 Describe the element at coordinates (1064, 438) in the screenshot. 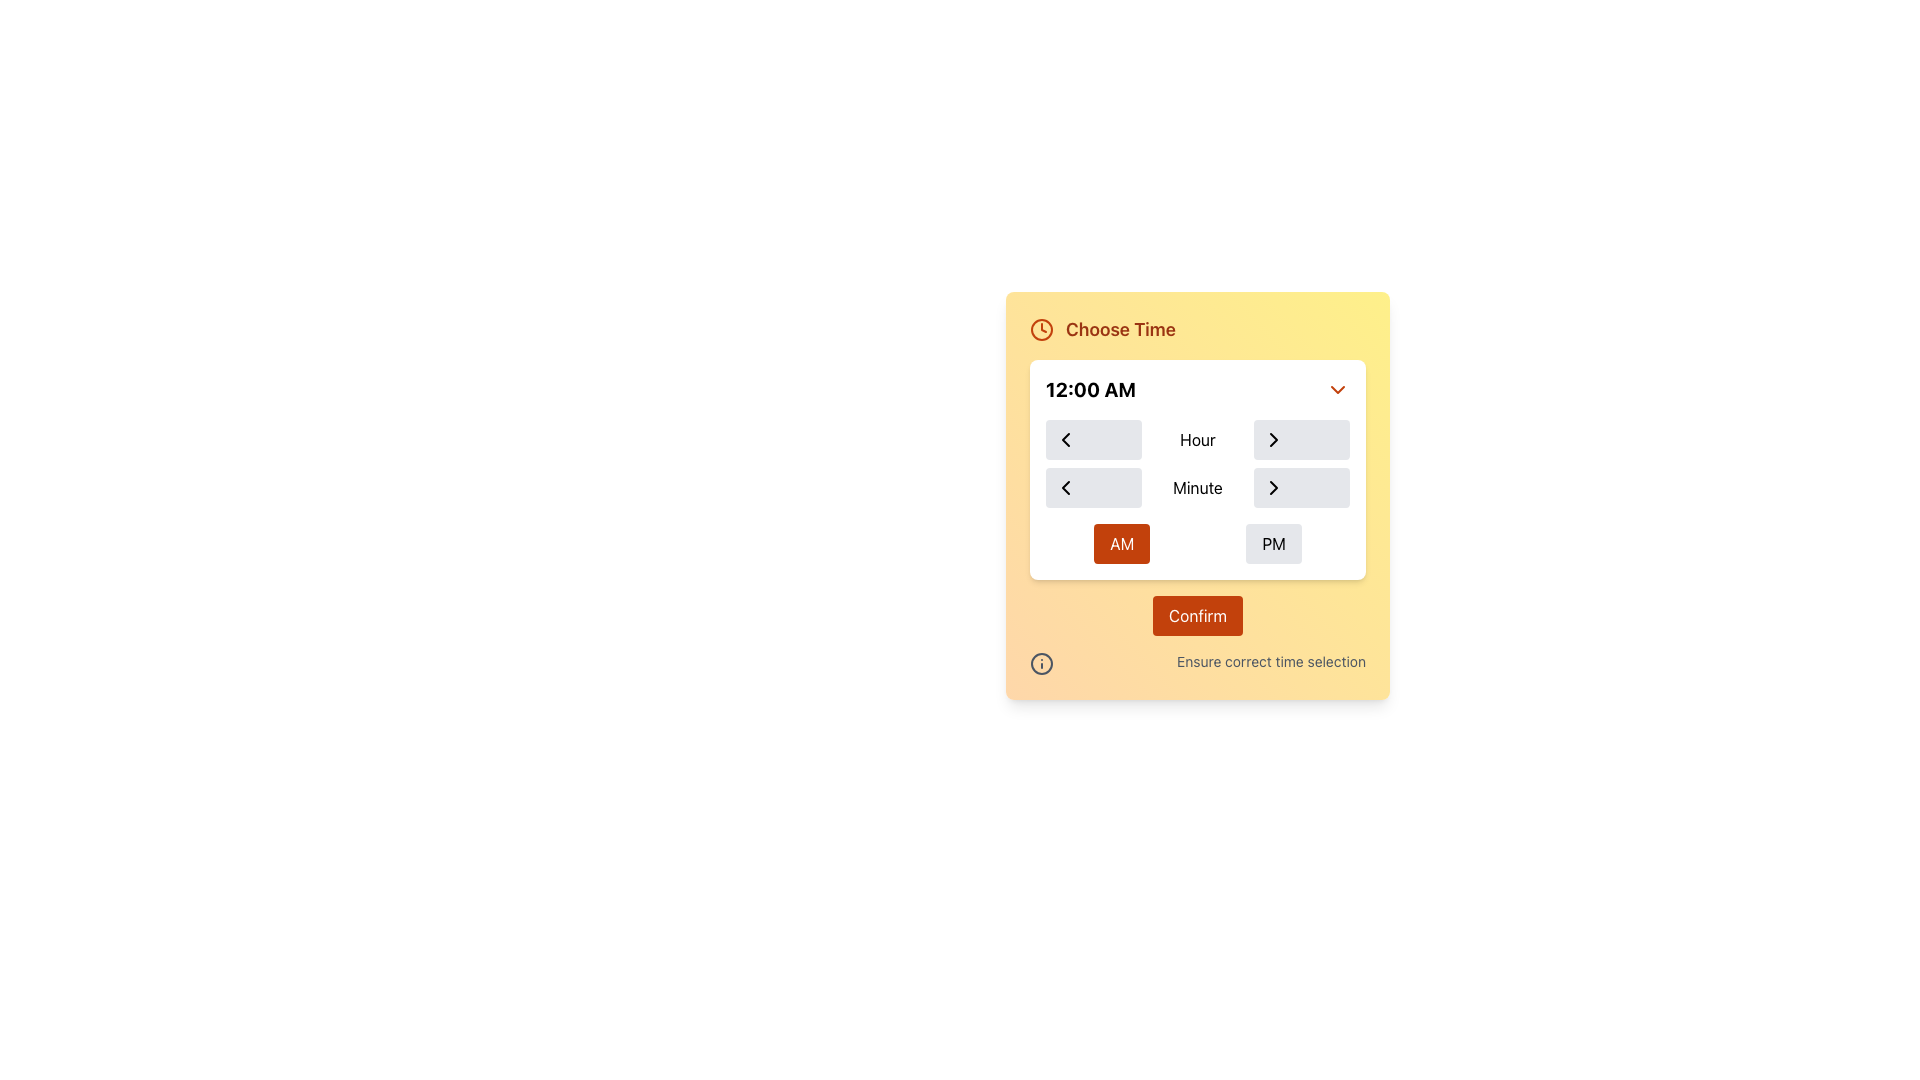

I see `the leftward-pointing chevron icon representing the decrement action located below the '12:00 AM' label to decrement the hour value` at that location.